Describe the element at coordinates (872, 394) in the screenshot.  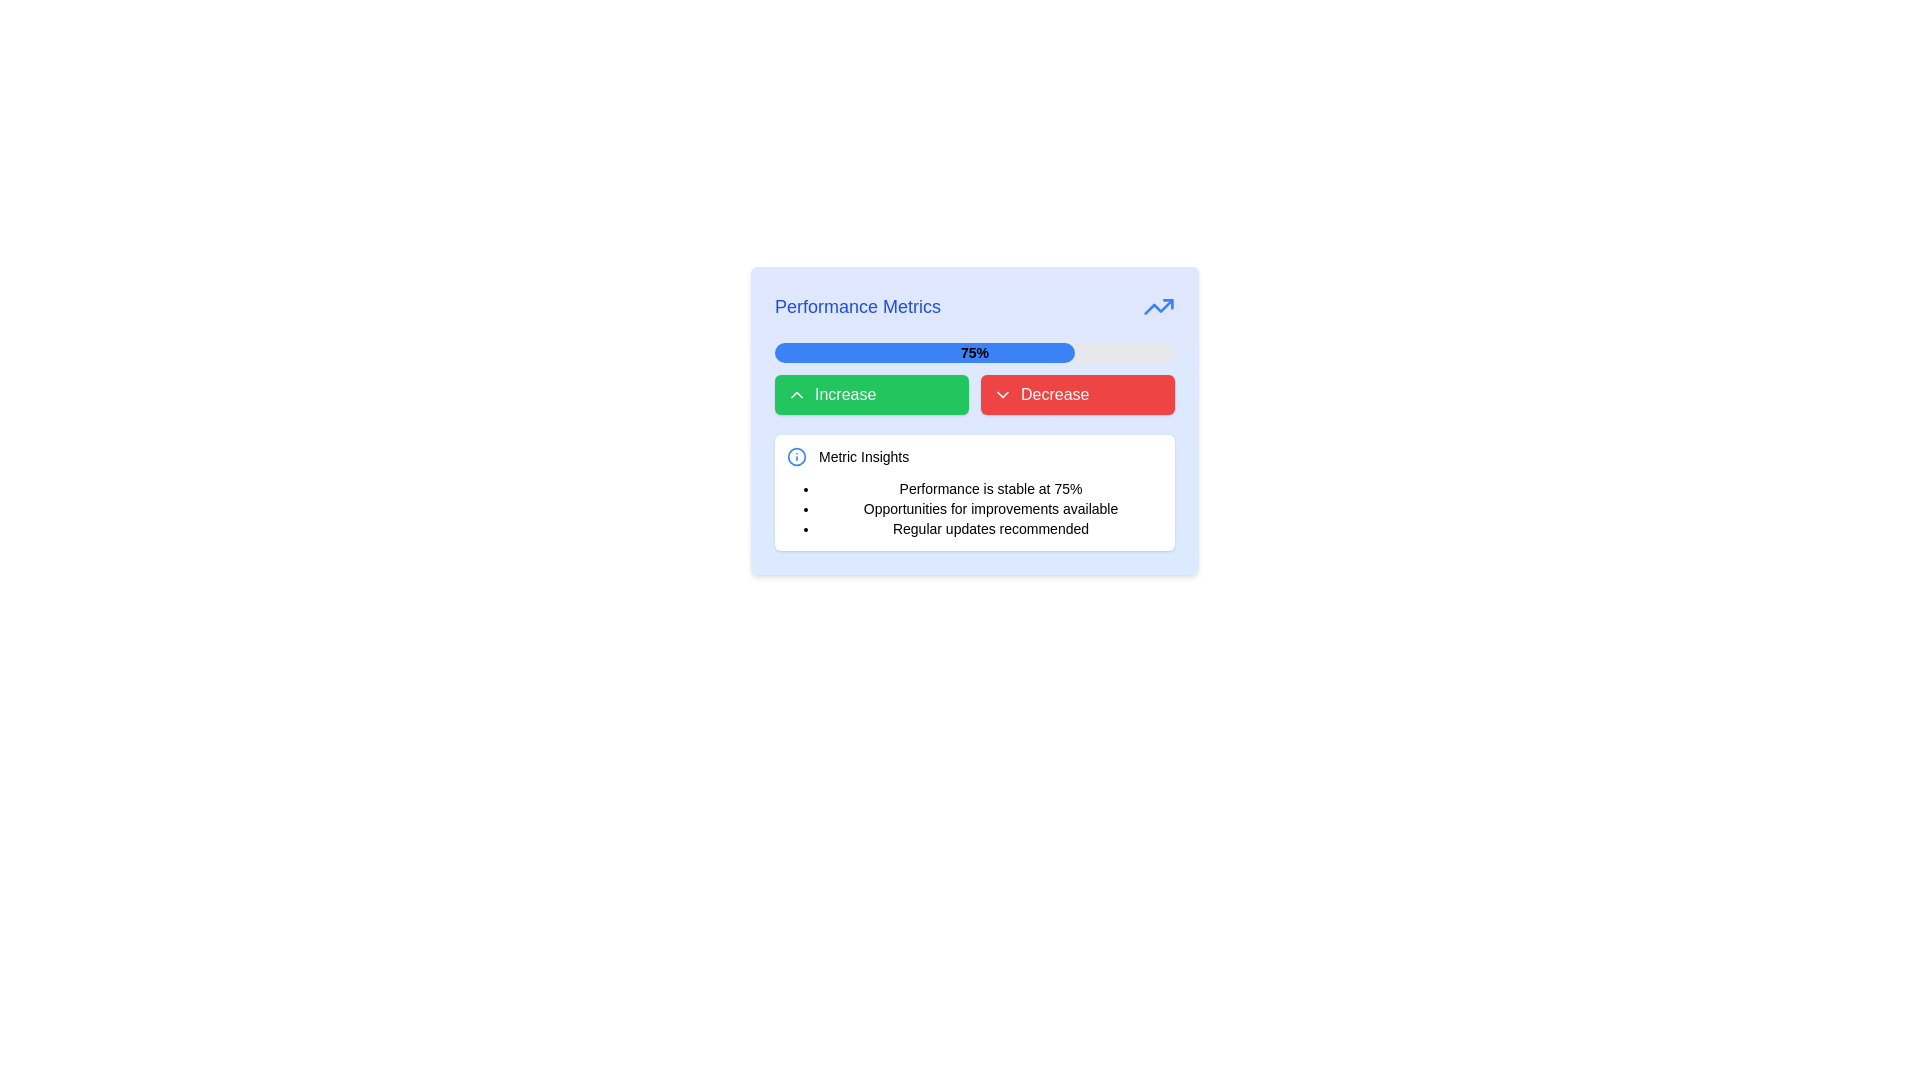
I see `the green 'Increase' button, which has a white text label and an upward-facing chevron icon, located below the progress bar` at that location.